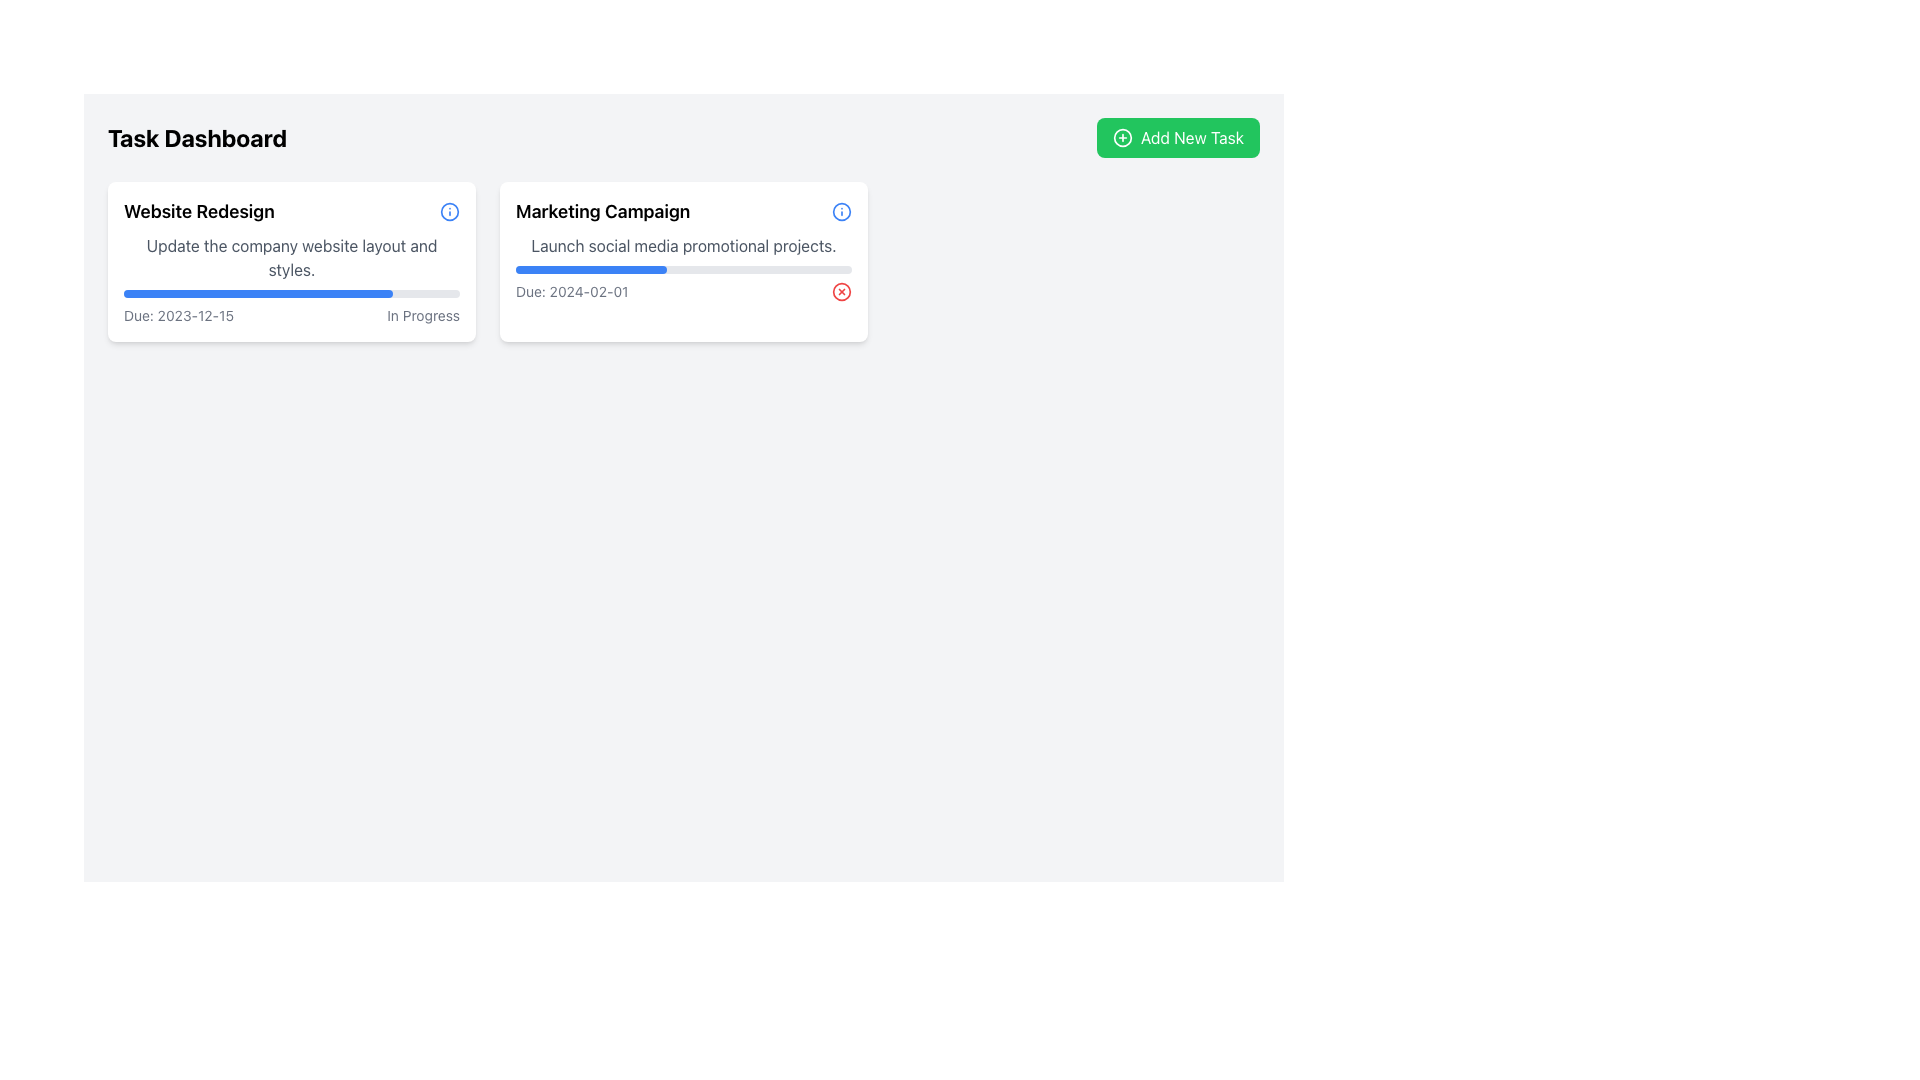 Image resolution: width=1920 pixels, height=1080 pixels. Describe the element at coordinates (841, 292) in the screenshot. I see `the Circle graphical component representing the delete or close icon located at the bottom-right corner of the 'Marketing Campaign' card` at that location.